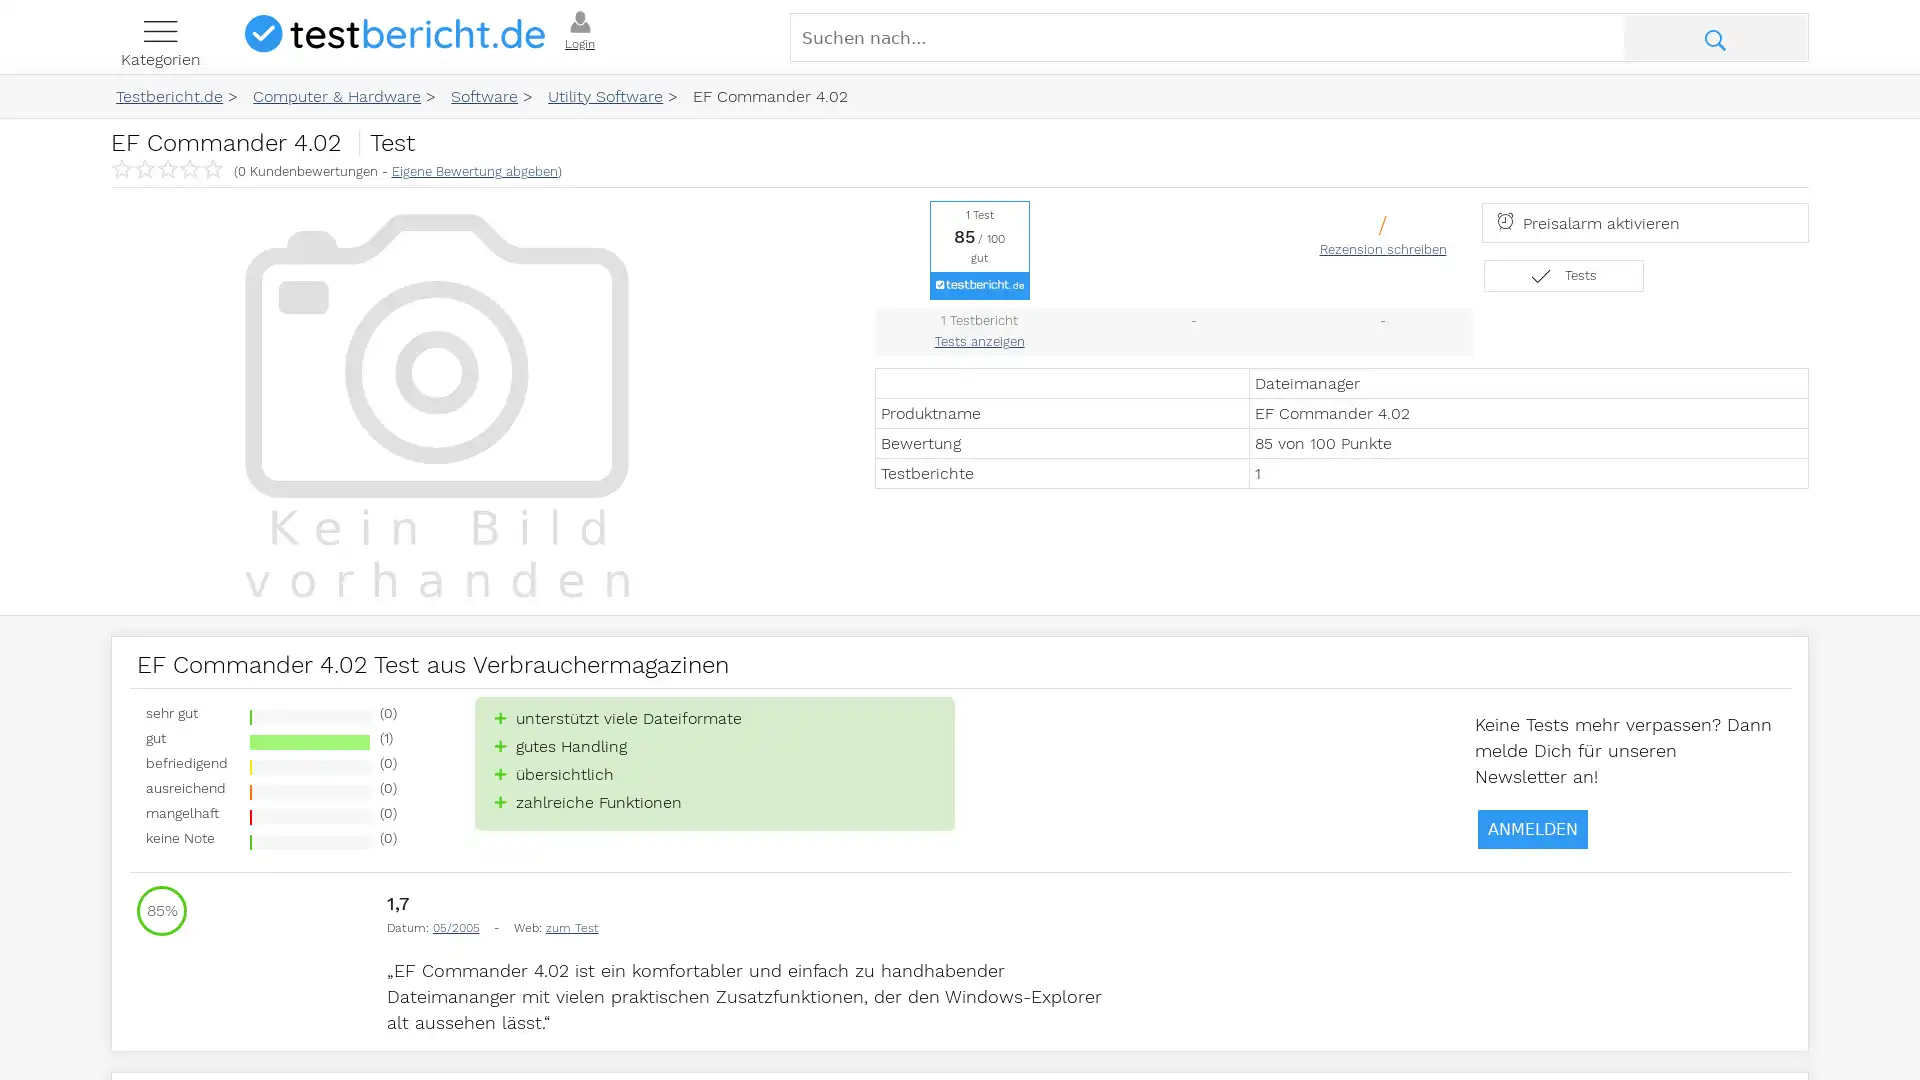 The height and width of the screenshot is (1080, 1920). Describe the element at coordinates (1713, 37) in the screenshot. I see `Suche abschicken` at that location.